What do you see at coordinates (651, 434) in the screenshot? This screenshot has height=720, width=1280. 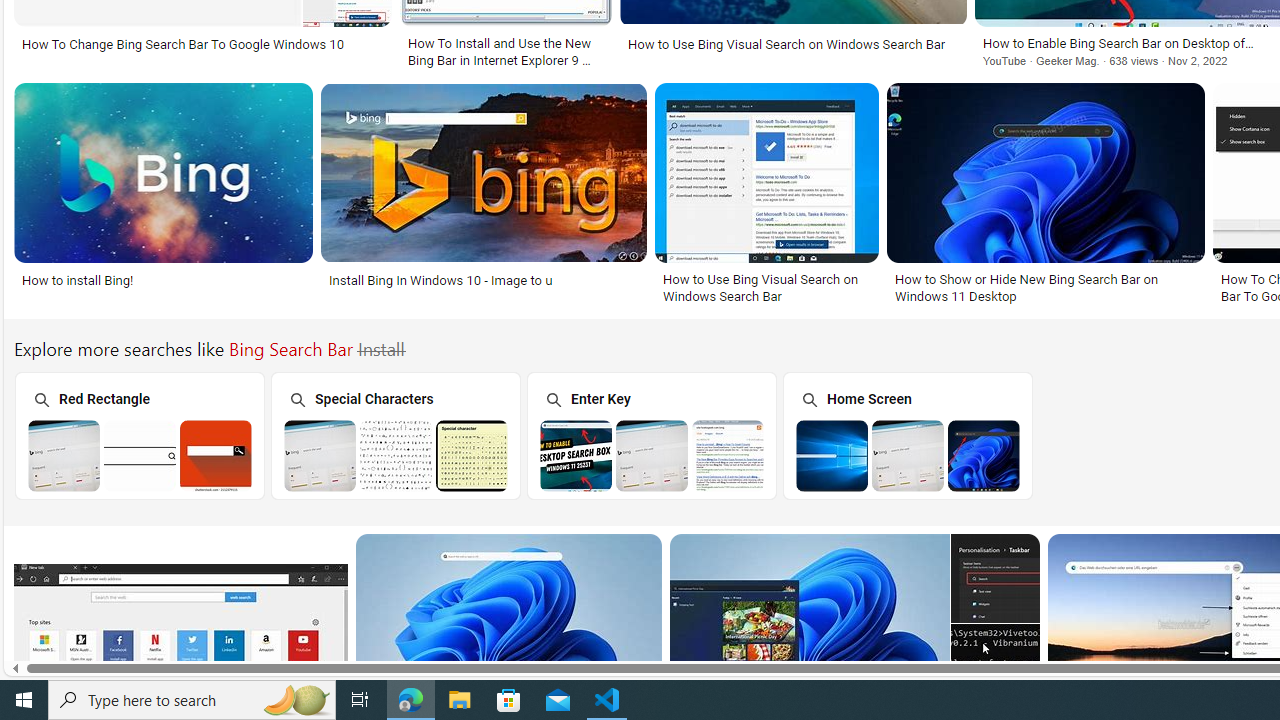 I see `'Bing Search Bar Enter Key Enter Key'` at bounding box center [651, 434].